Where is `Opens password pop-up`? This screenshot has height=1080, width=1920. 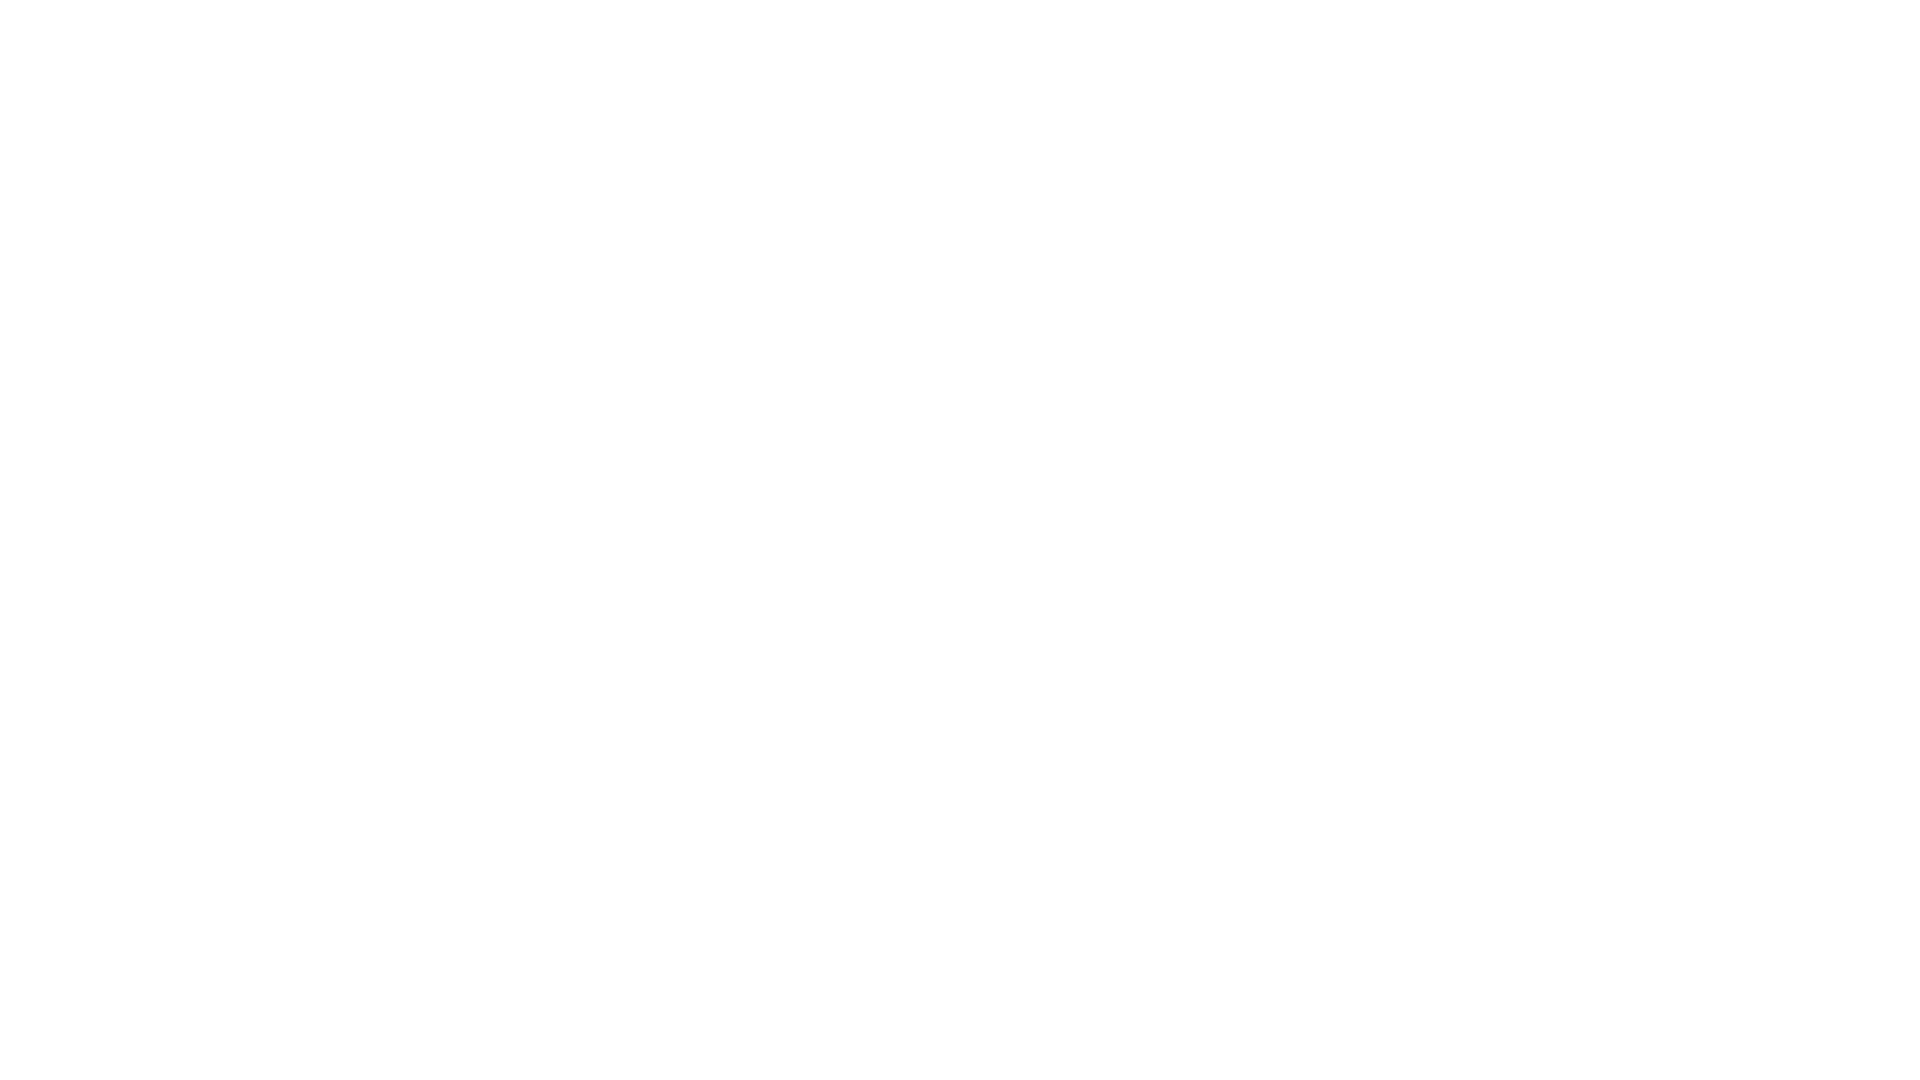
Opens password pop-up is located at coordinates (677, 422).